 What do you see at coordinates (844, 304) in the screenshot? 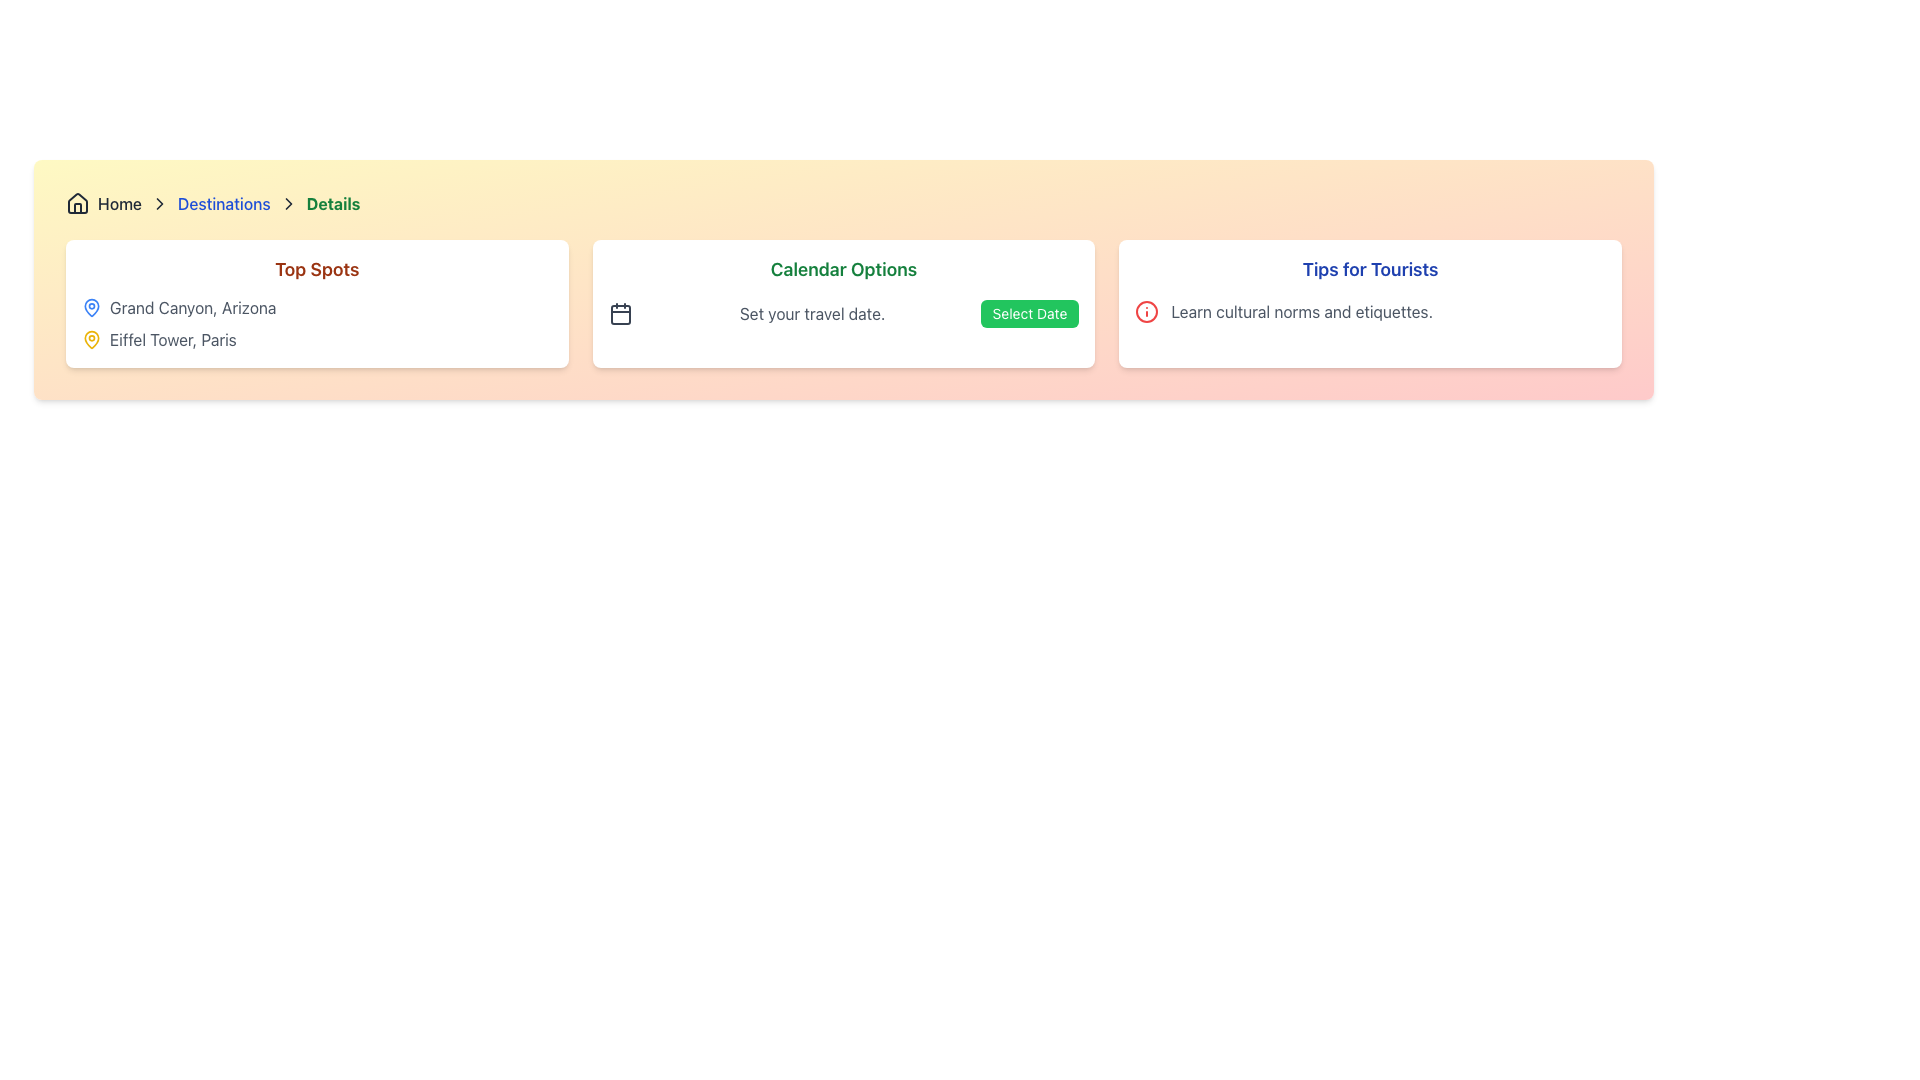
I see `the 'Calendar Options' card which is the second card in a horizontal row, featuring a green header and a 'Select Date' button, to trigger additional effects` at bounding box center [844, 304].